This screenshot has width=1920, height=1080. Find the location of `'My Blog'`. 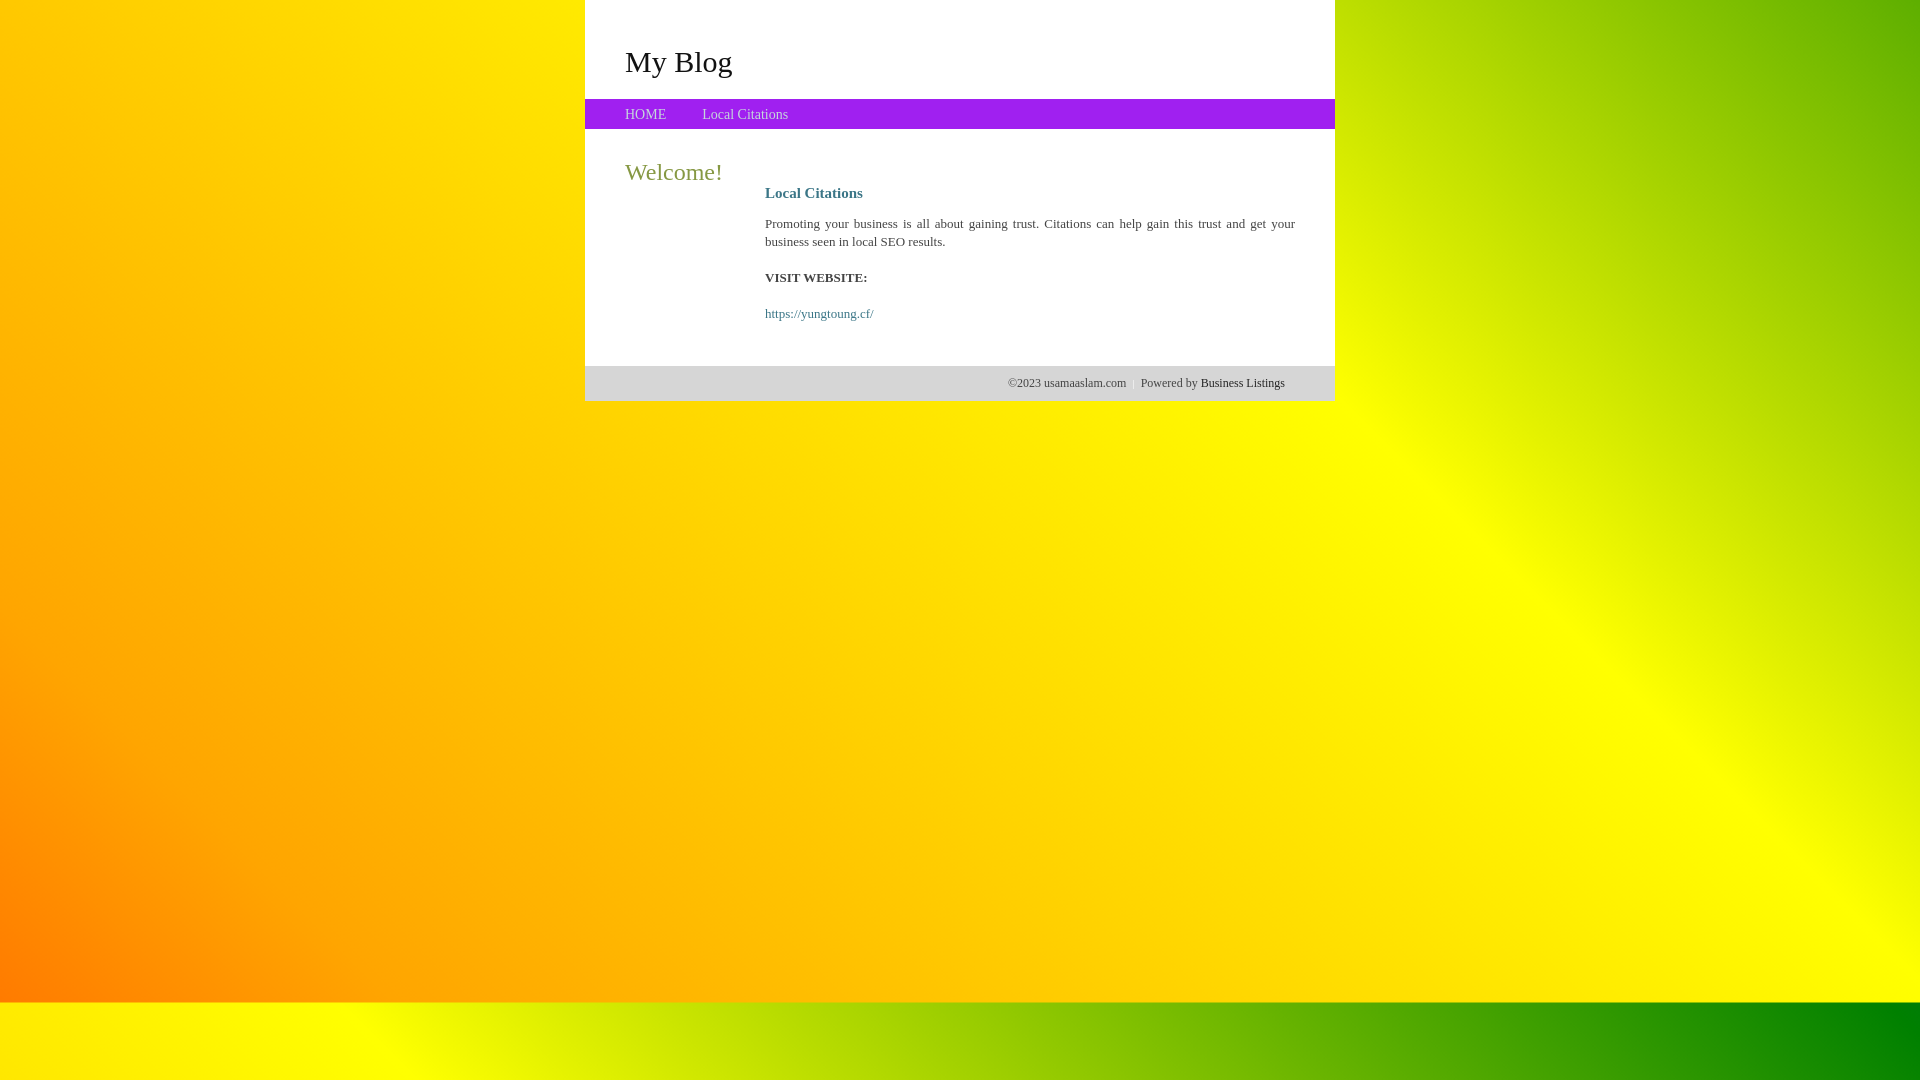

'My Blog' is located at coordinates (678, 60).